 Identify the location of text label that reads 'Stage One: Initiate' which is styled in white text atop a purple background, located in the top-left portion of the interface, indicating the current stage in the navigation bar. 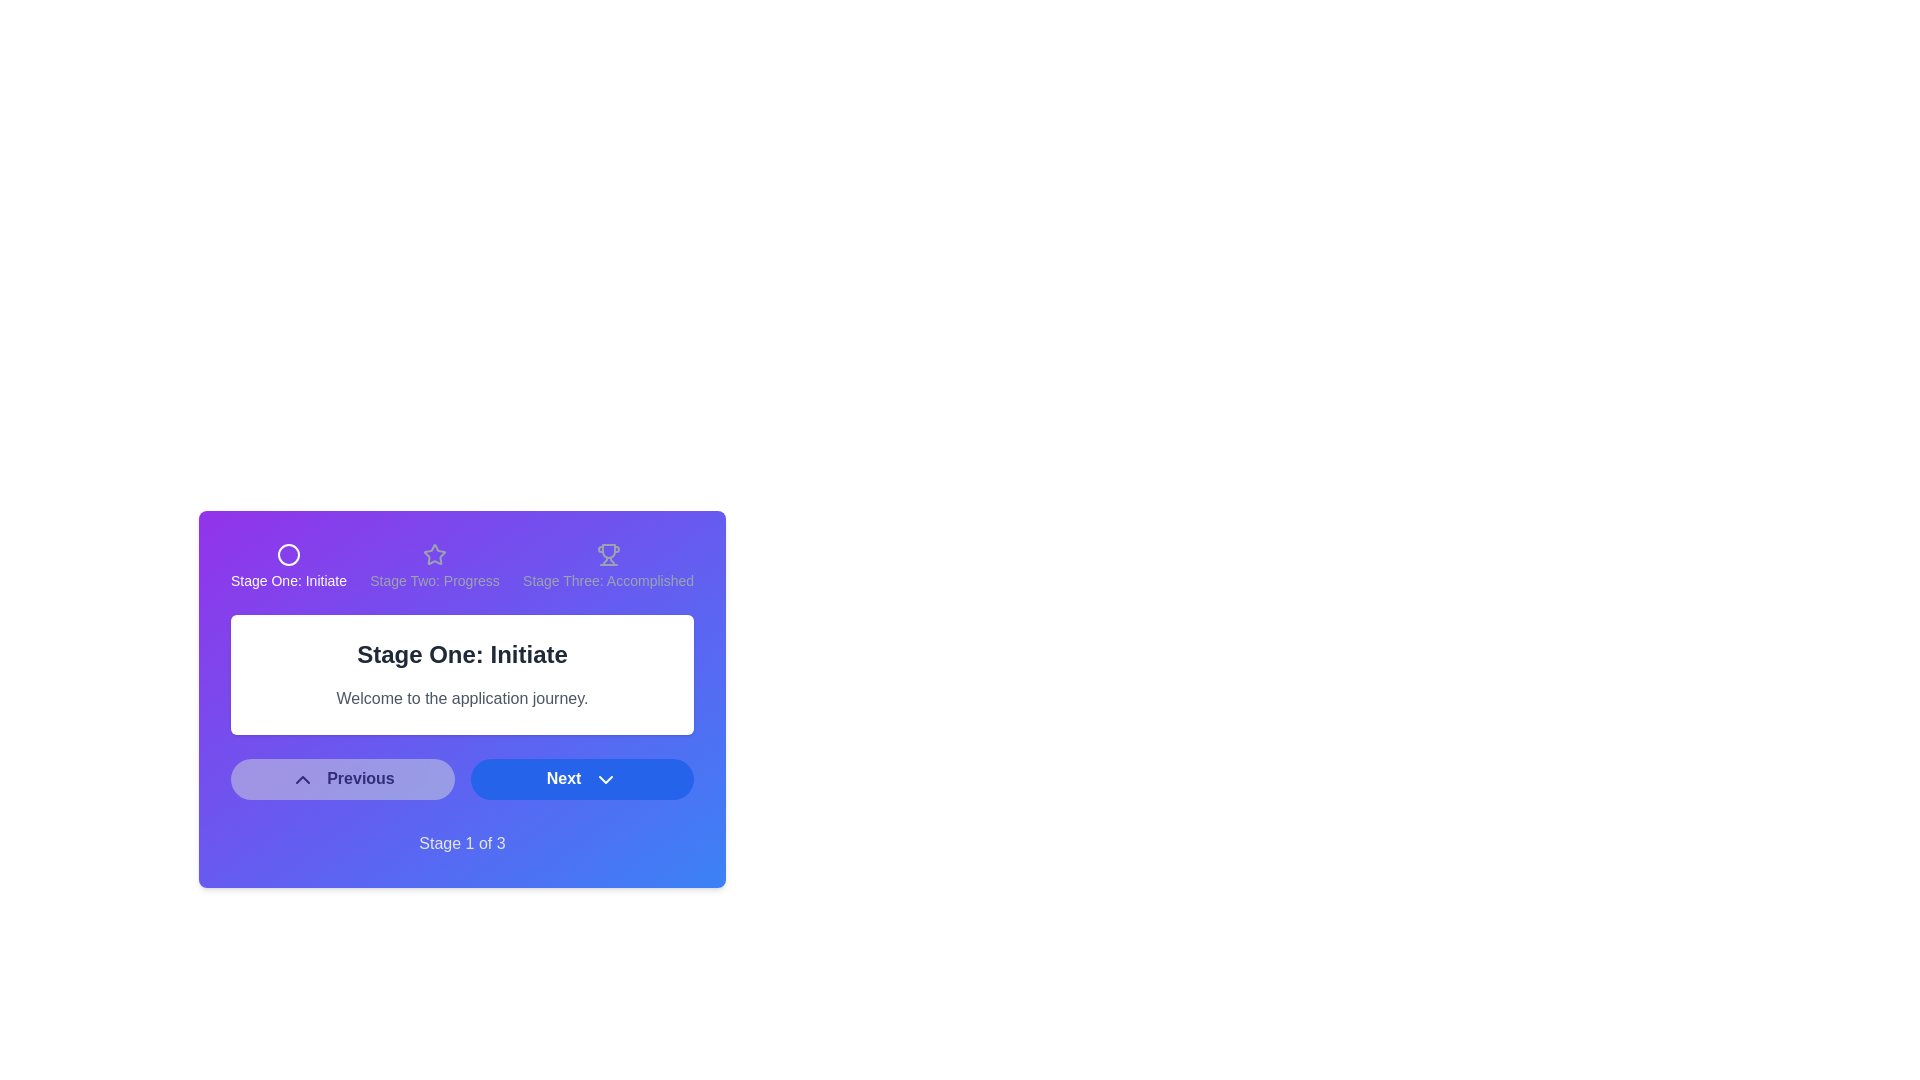
(287, 581).